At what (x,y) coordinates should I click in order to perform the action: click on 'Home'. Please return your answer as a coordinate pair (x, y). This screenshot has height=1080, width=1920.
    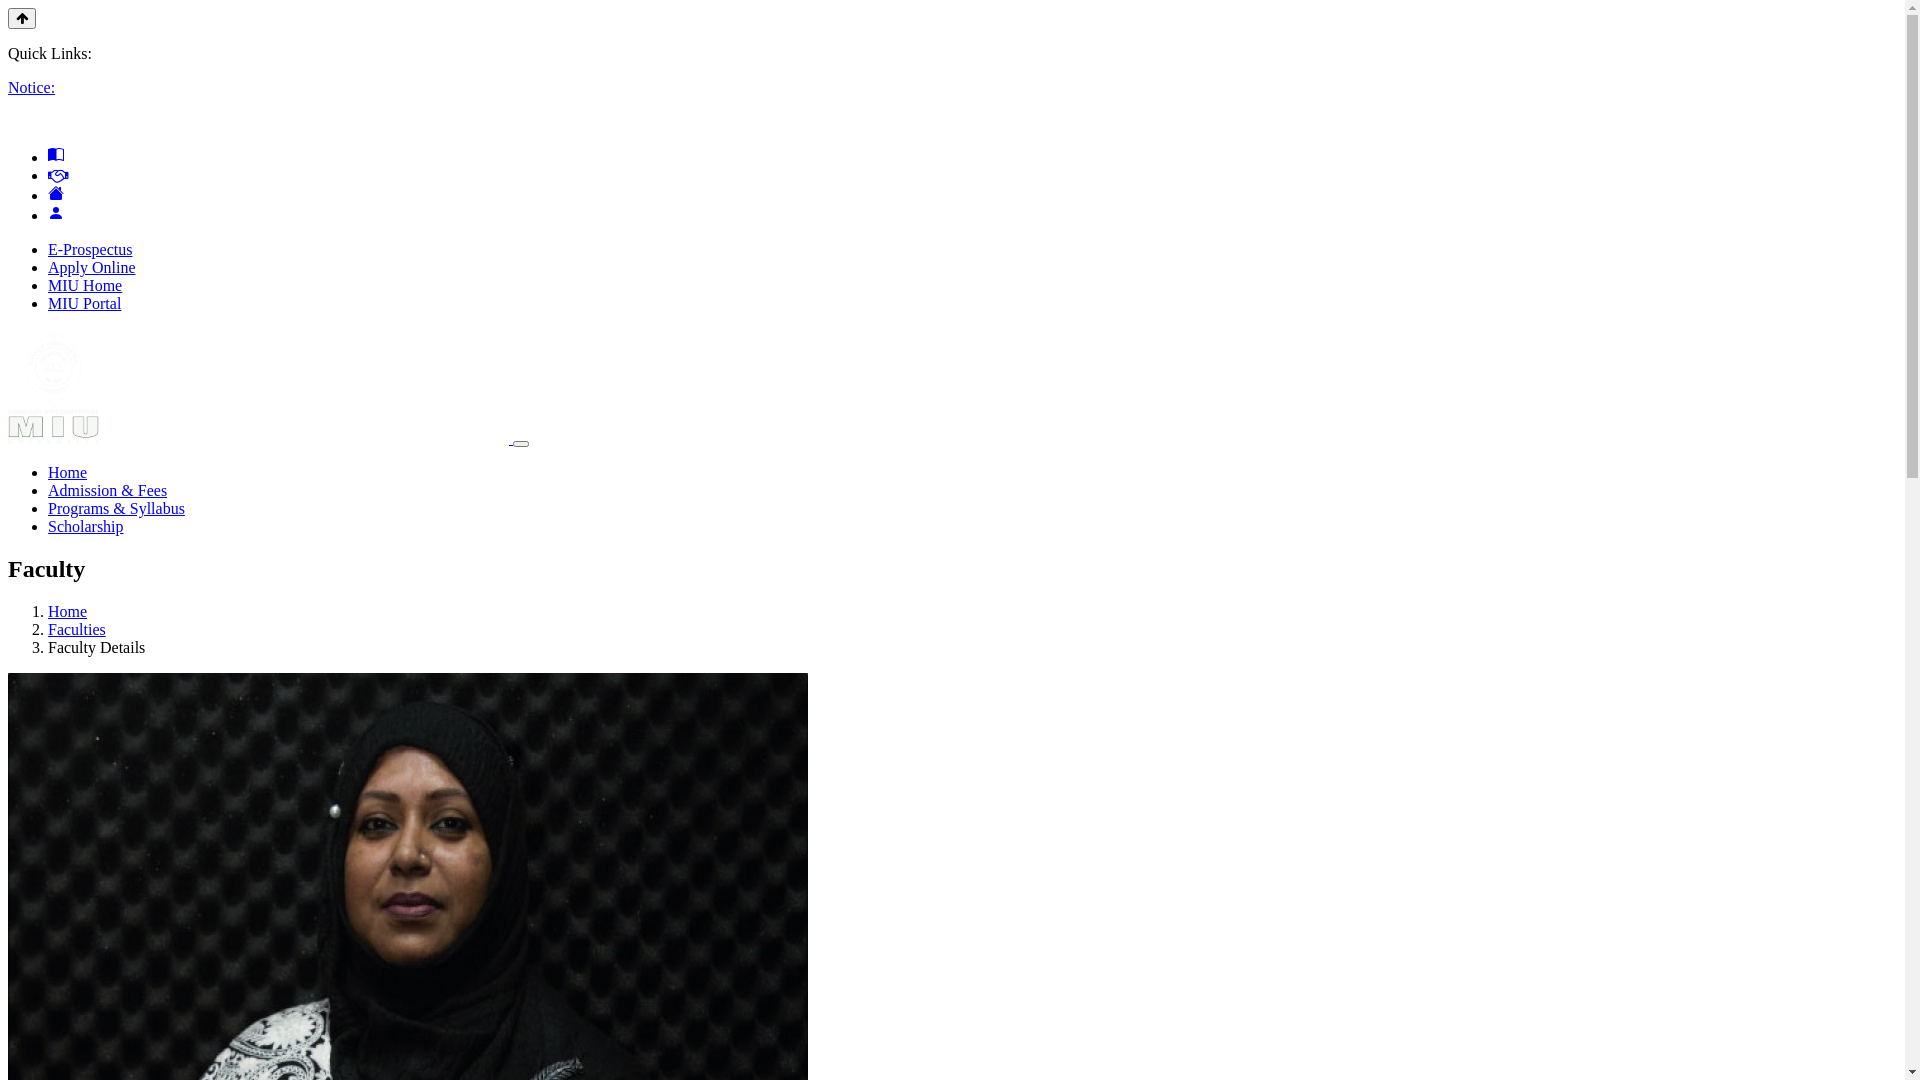
    Looking at the image, I should click on (67, 610).